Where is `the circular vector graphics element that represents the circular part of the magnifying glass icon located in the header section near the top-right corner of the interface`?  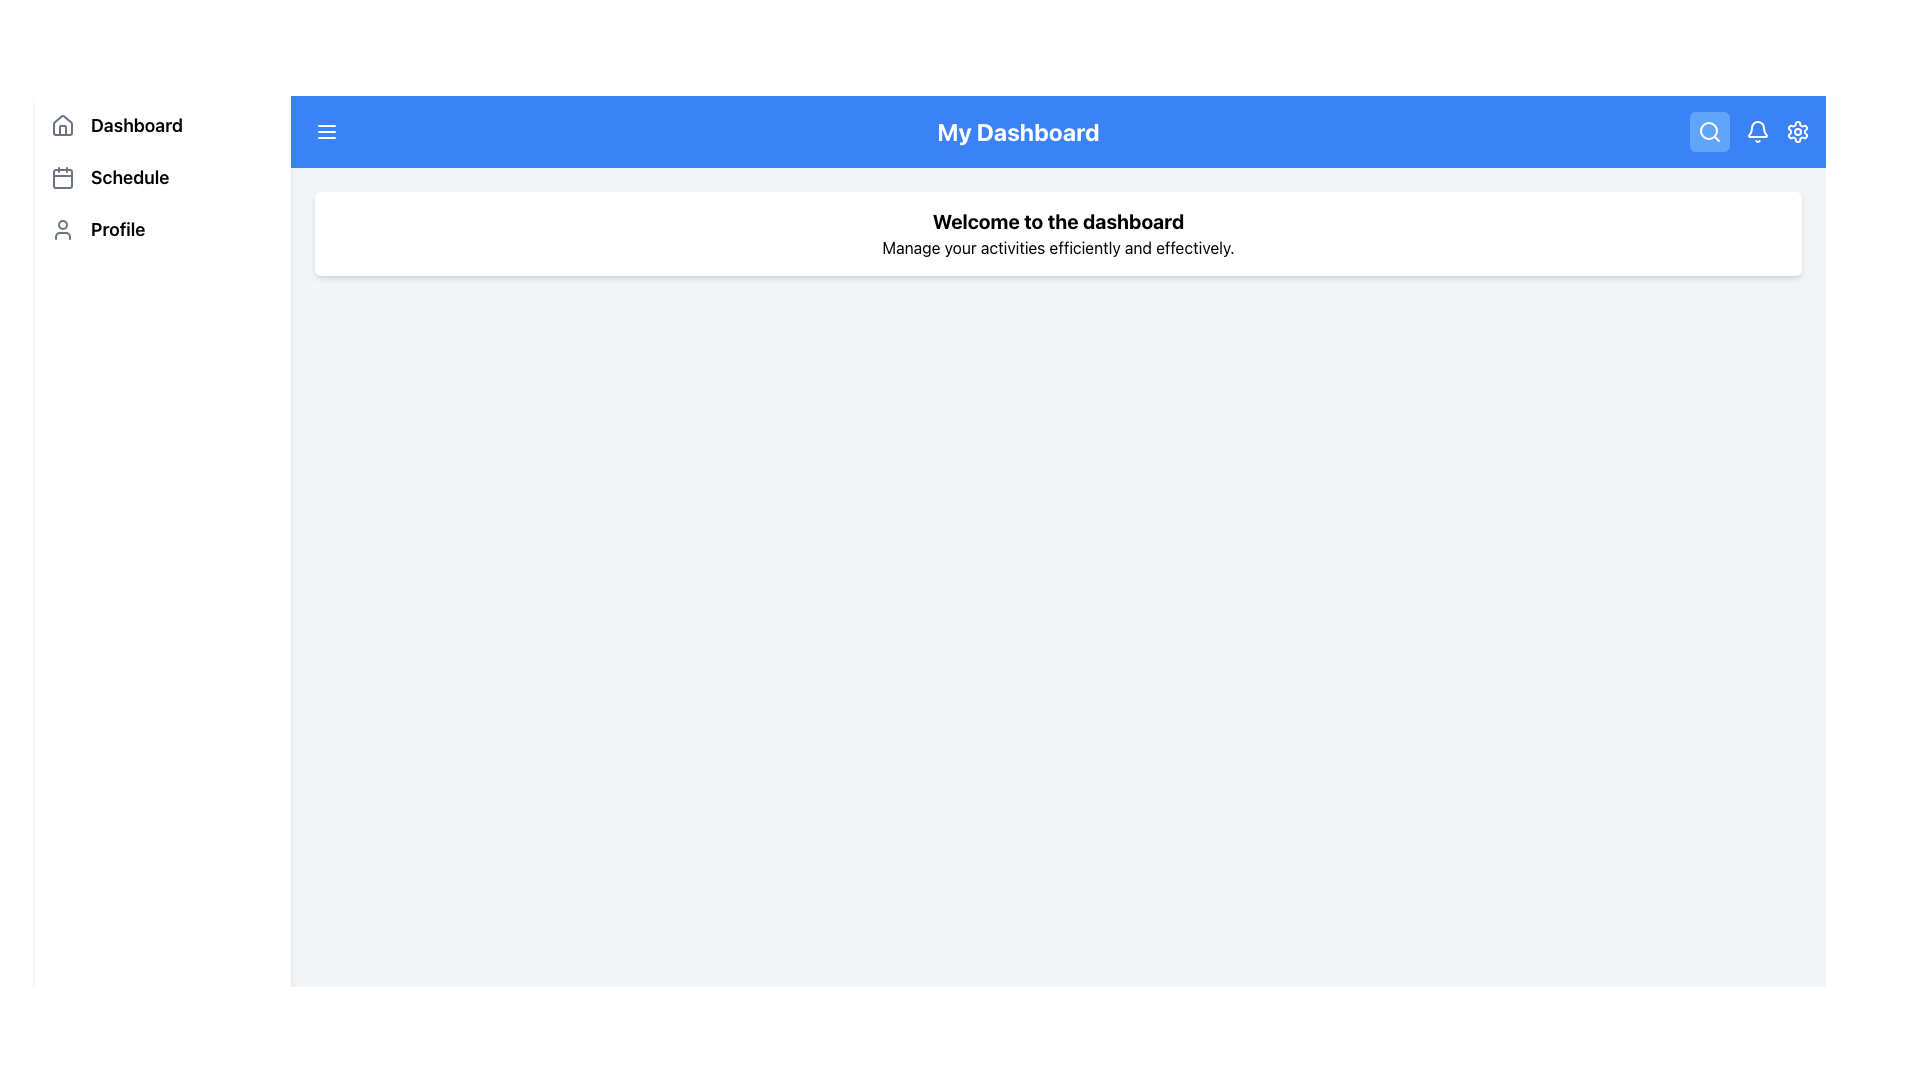 the circular vector graphics element that represents the circular part of the magnifying glass icon located in the header section near the top-right corner of the interface is located at coordinates (1707, 131).